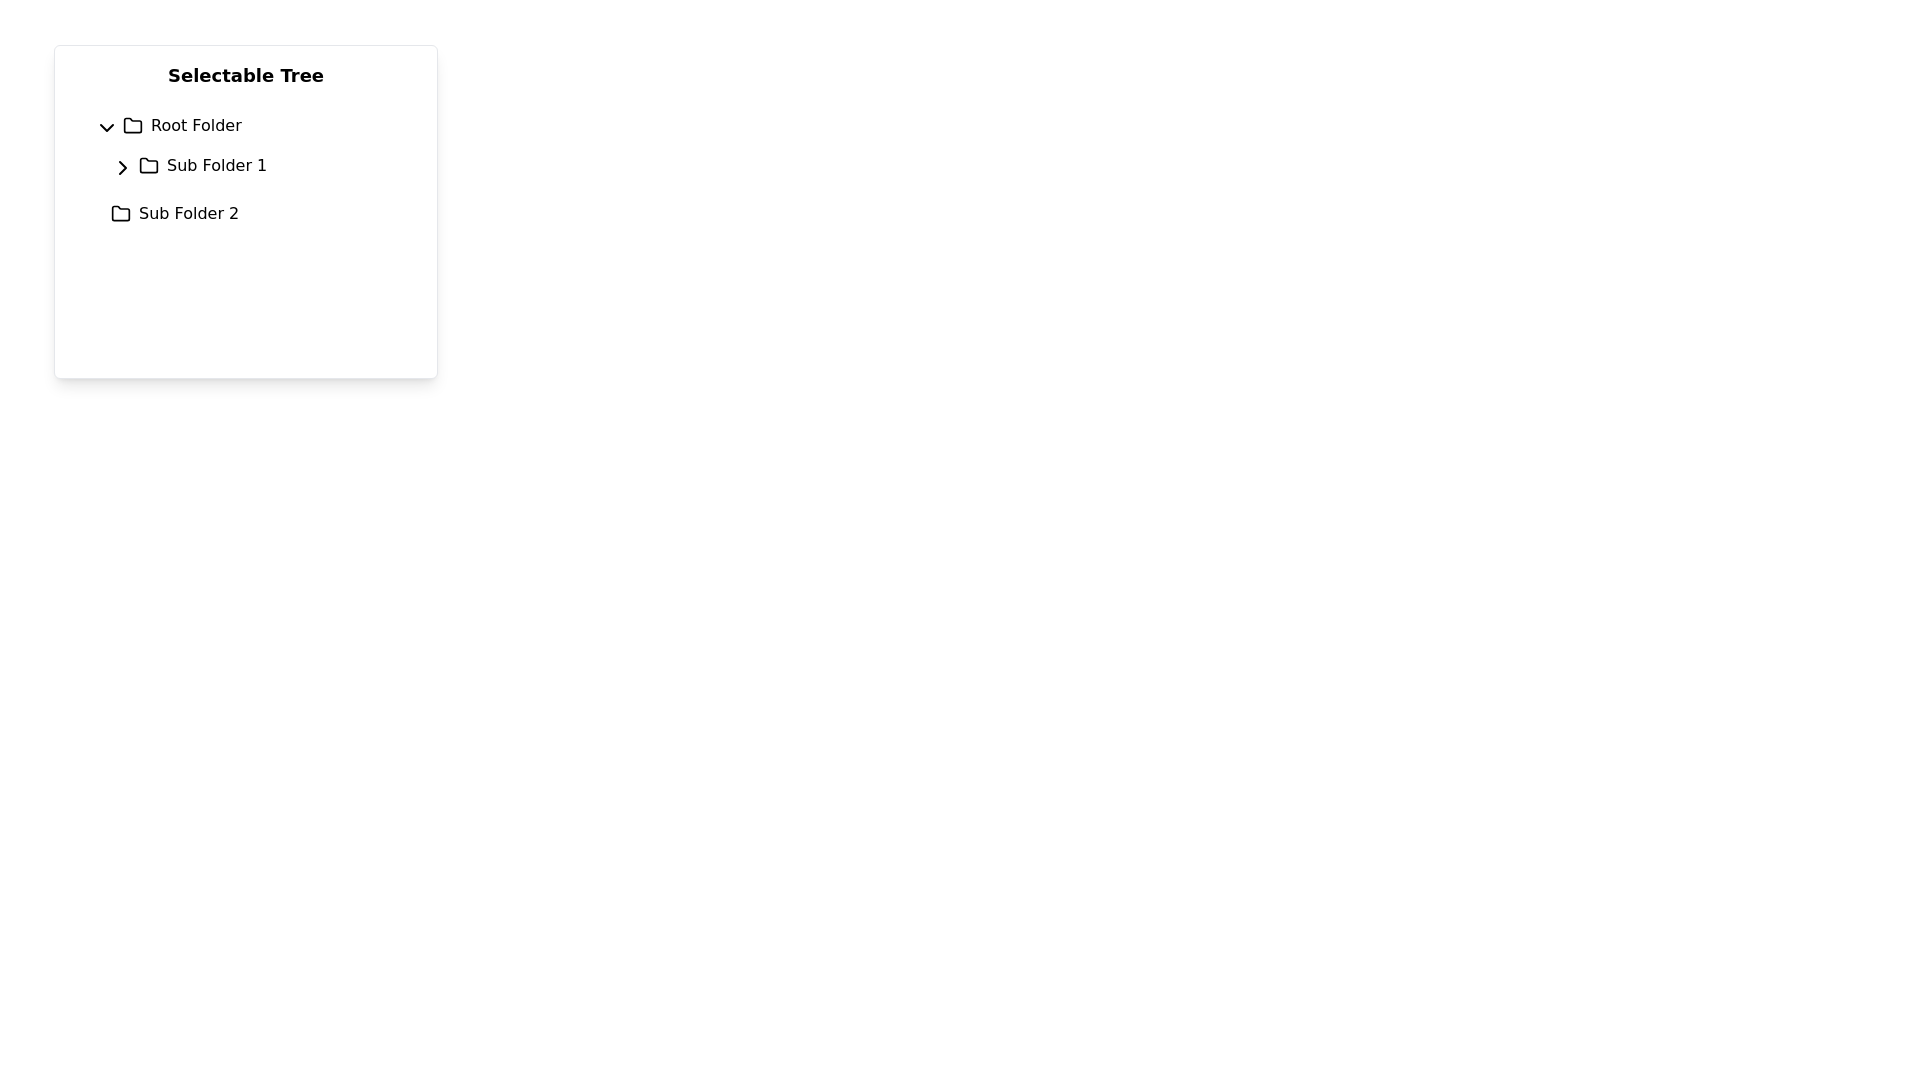 The width and height of the screenshot is (1920, 1080). What do you see at coordinates (253, 126) in the screenshot?
I see `the 'Root Folder' Tree Node` at bounding box center [253, 126].